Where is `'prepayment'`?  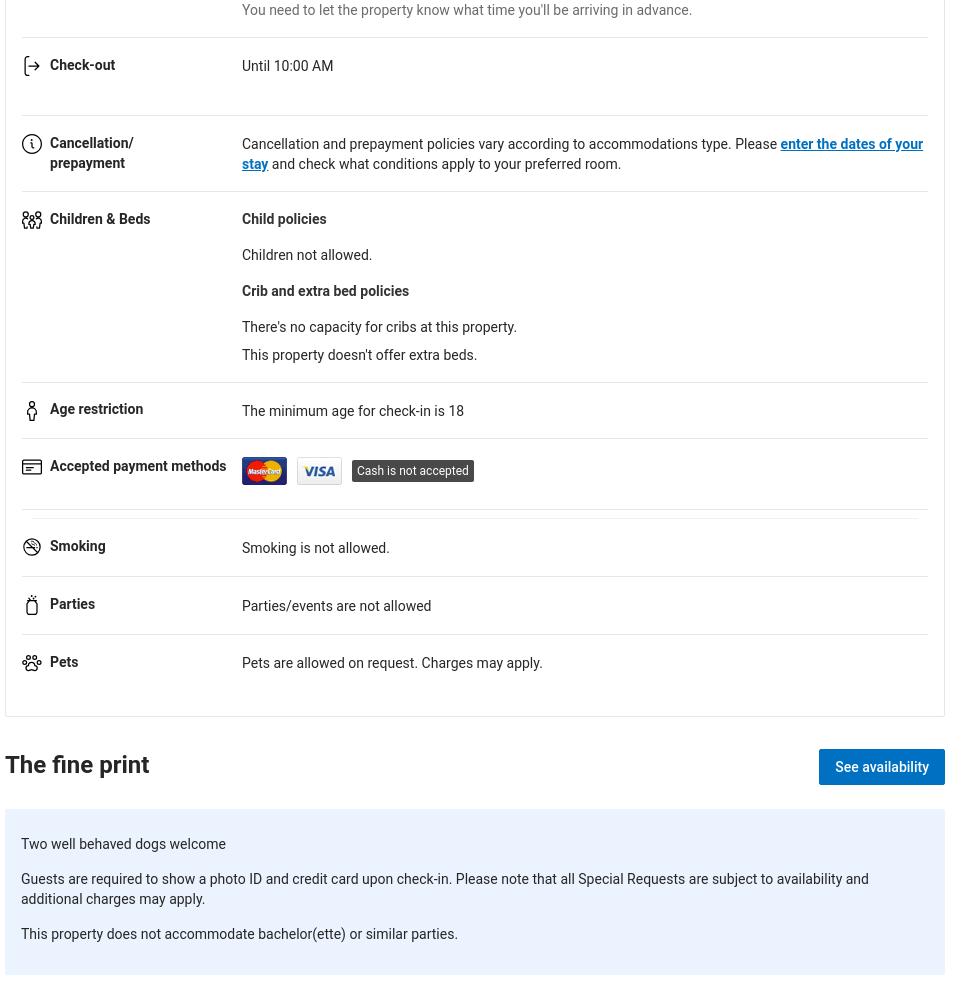 'prepayment' is located at coordinates (86, 161).